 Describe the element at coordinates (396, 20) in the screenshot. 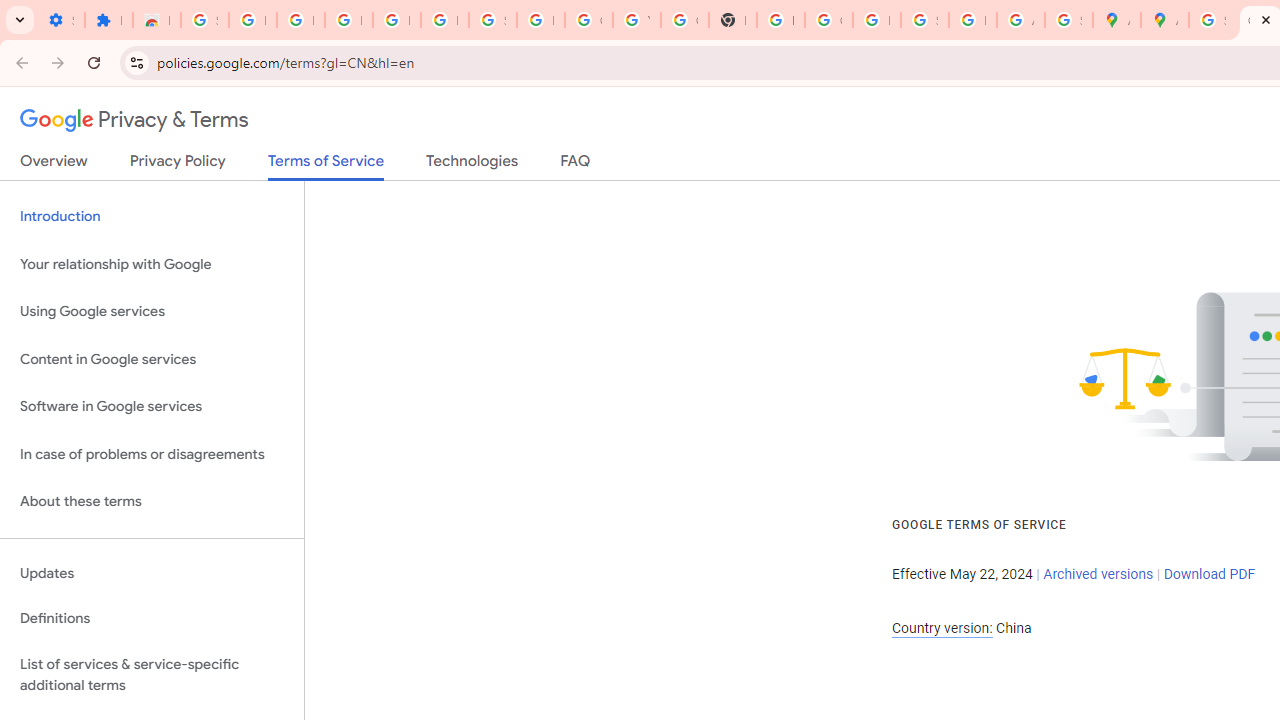

I see `'Learn how to find your photos - Google Photos Help'` at that location.